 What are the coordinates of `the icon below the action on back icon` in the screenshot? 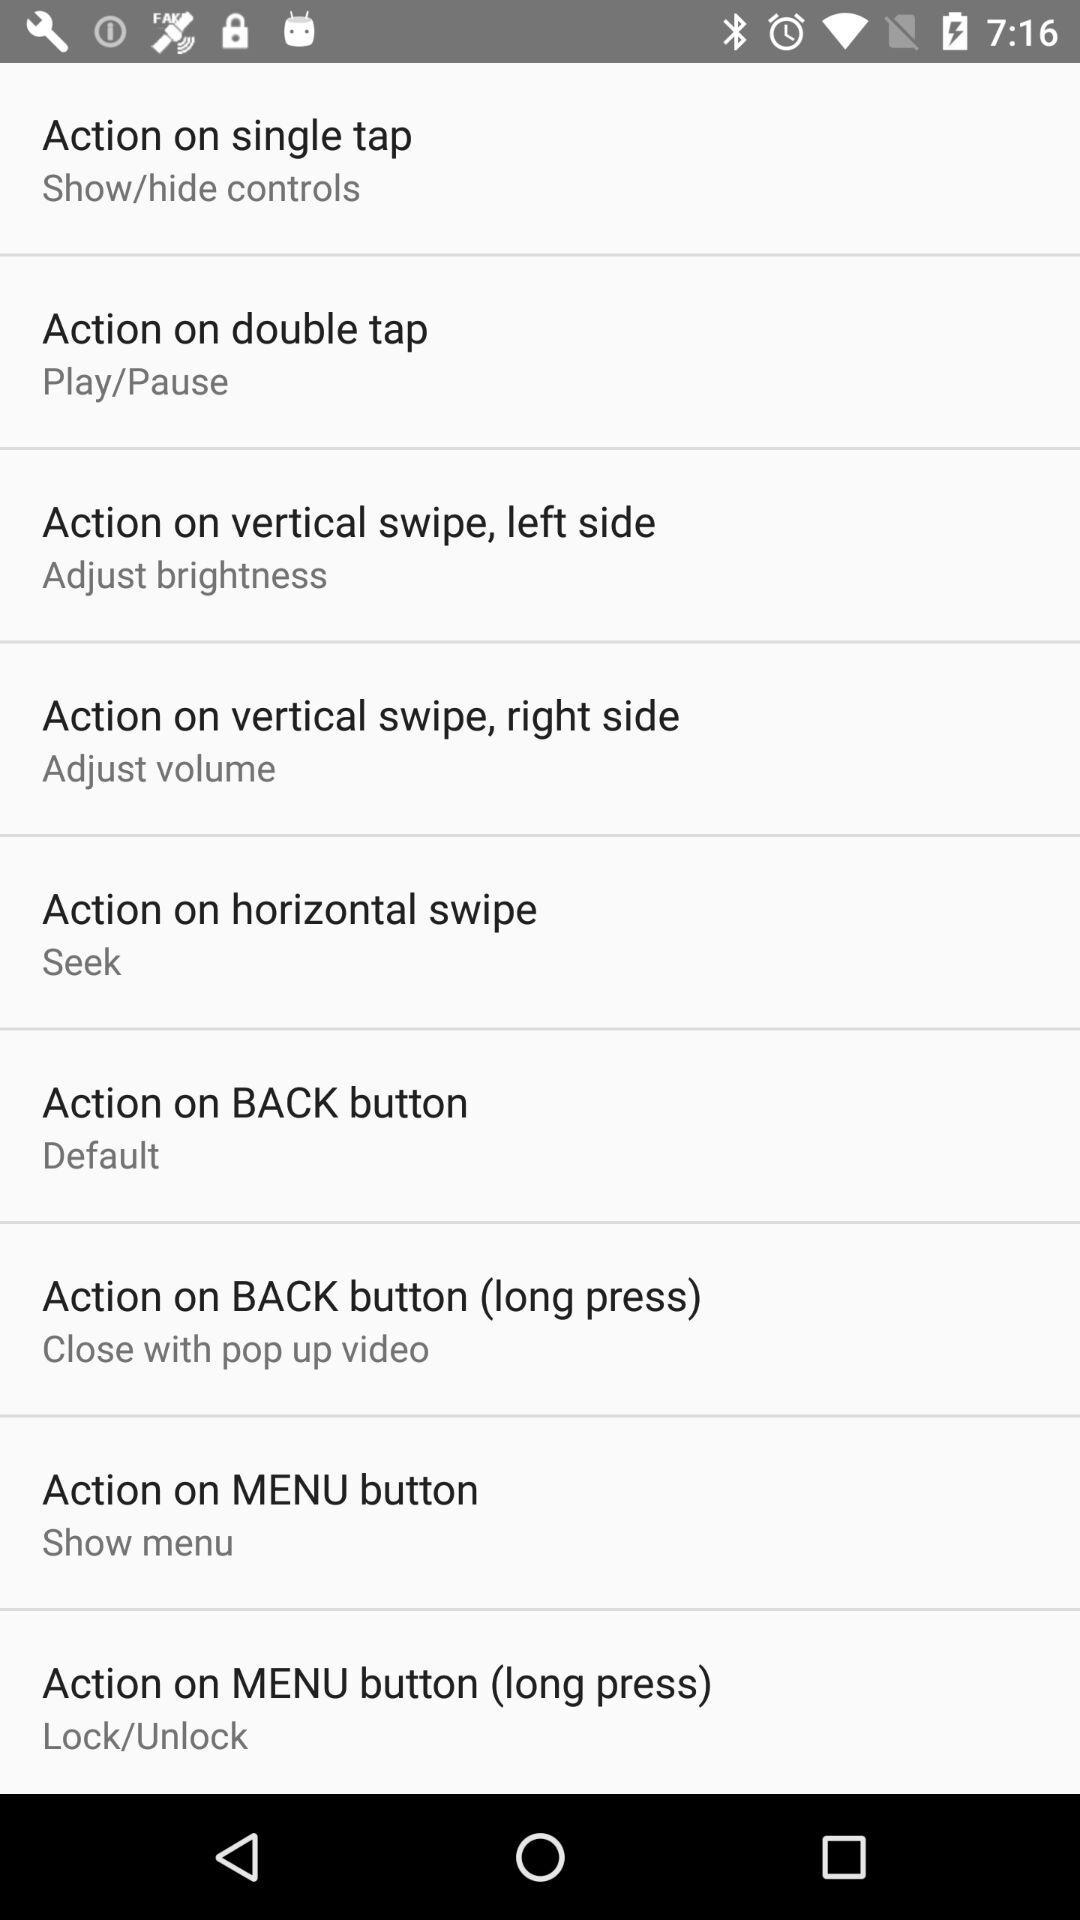 It's located at (234, 1347).